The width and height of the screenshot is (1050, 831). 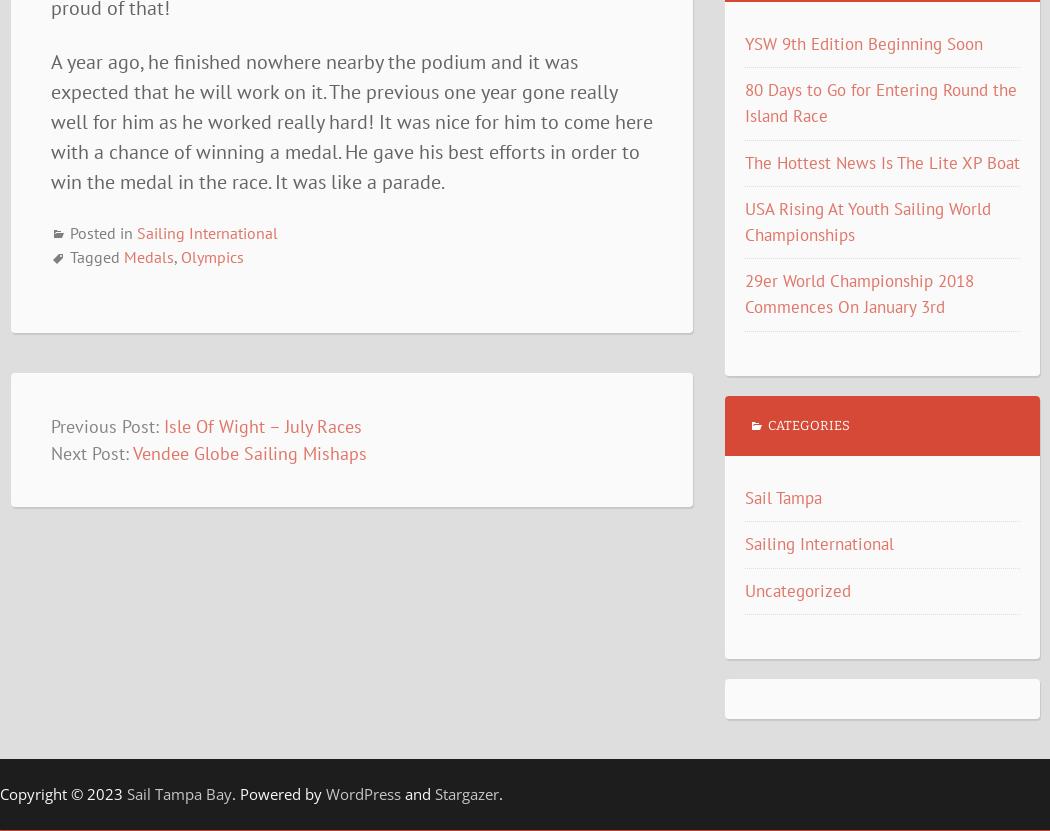 I want to click on 'Olympics', so click(x=210, y=256).